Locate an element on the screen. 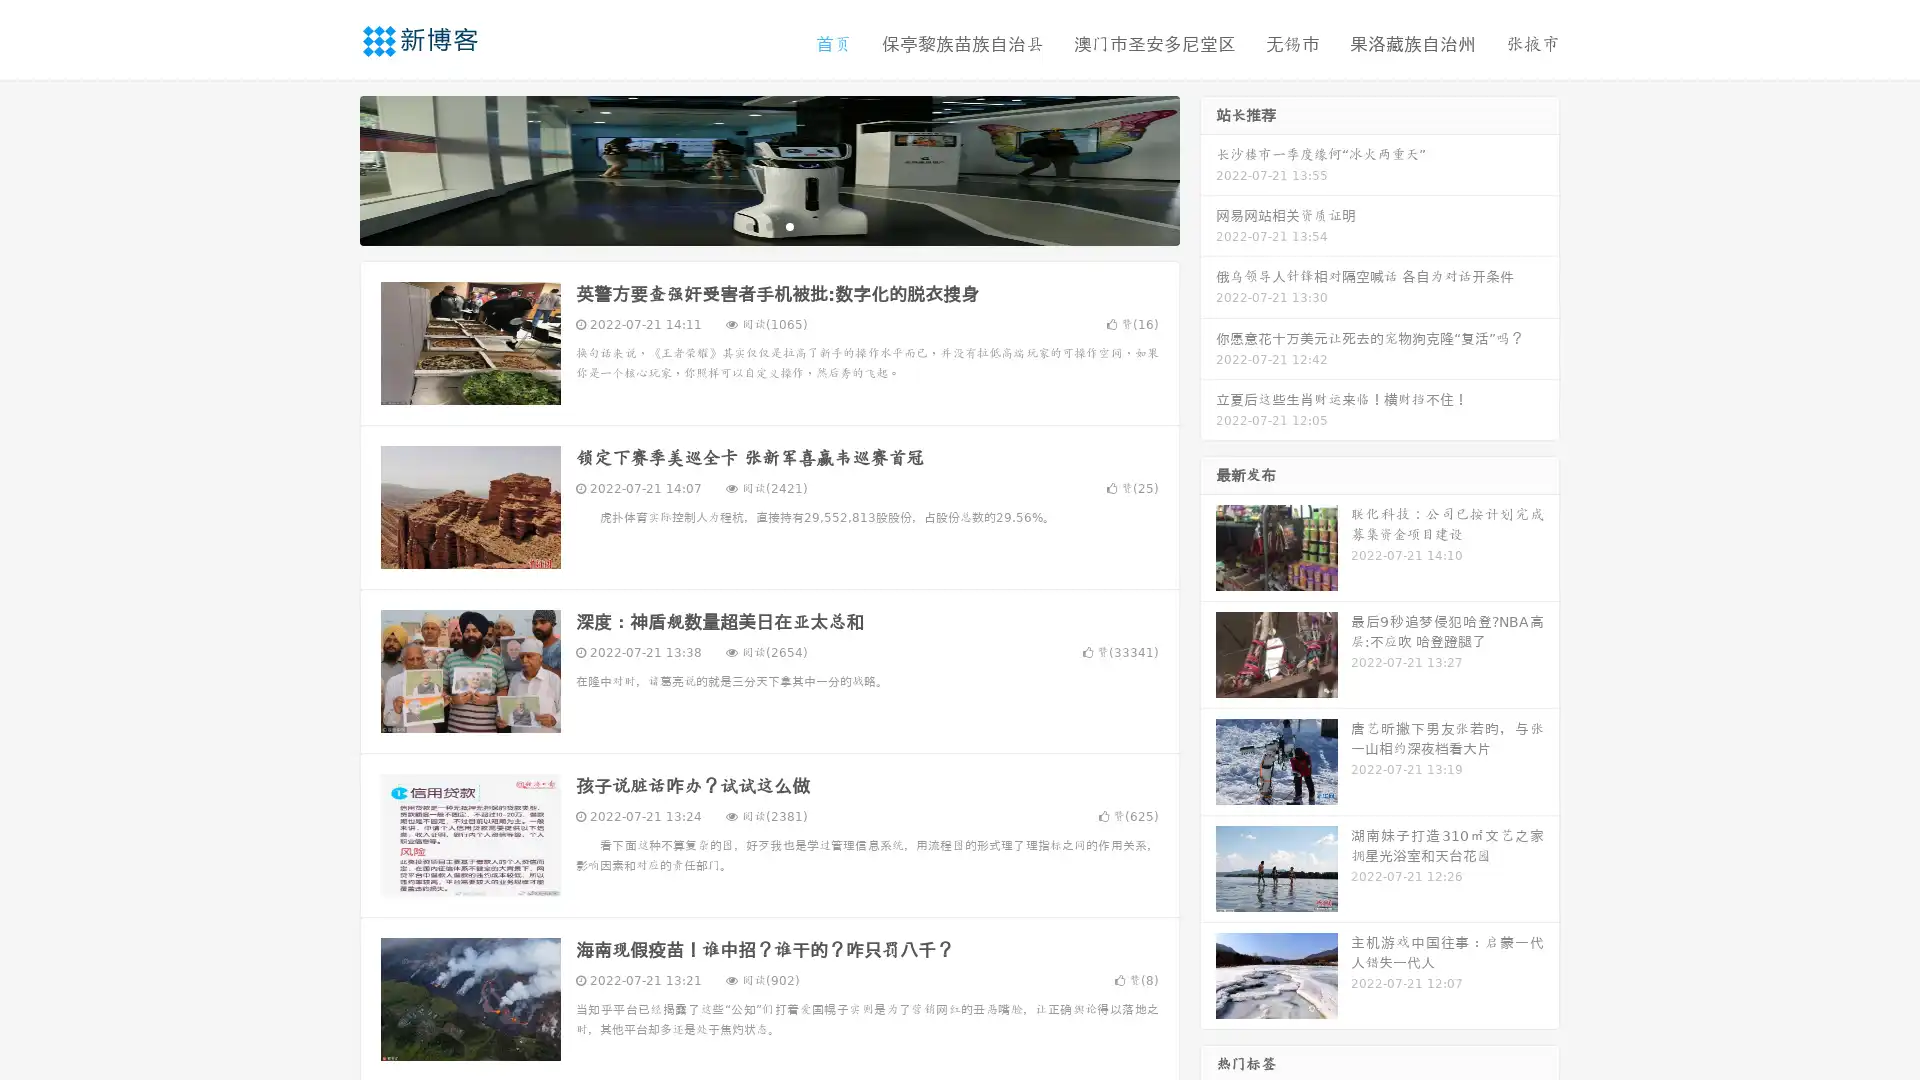  Next slide is located at coordinates (1208, 168).